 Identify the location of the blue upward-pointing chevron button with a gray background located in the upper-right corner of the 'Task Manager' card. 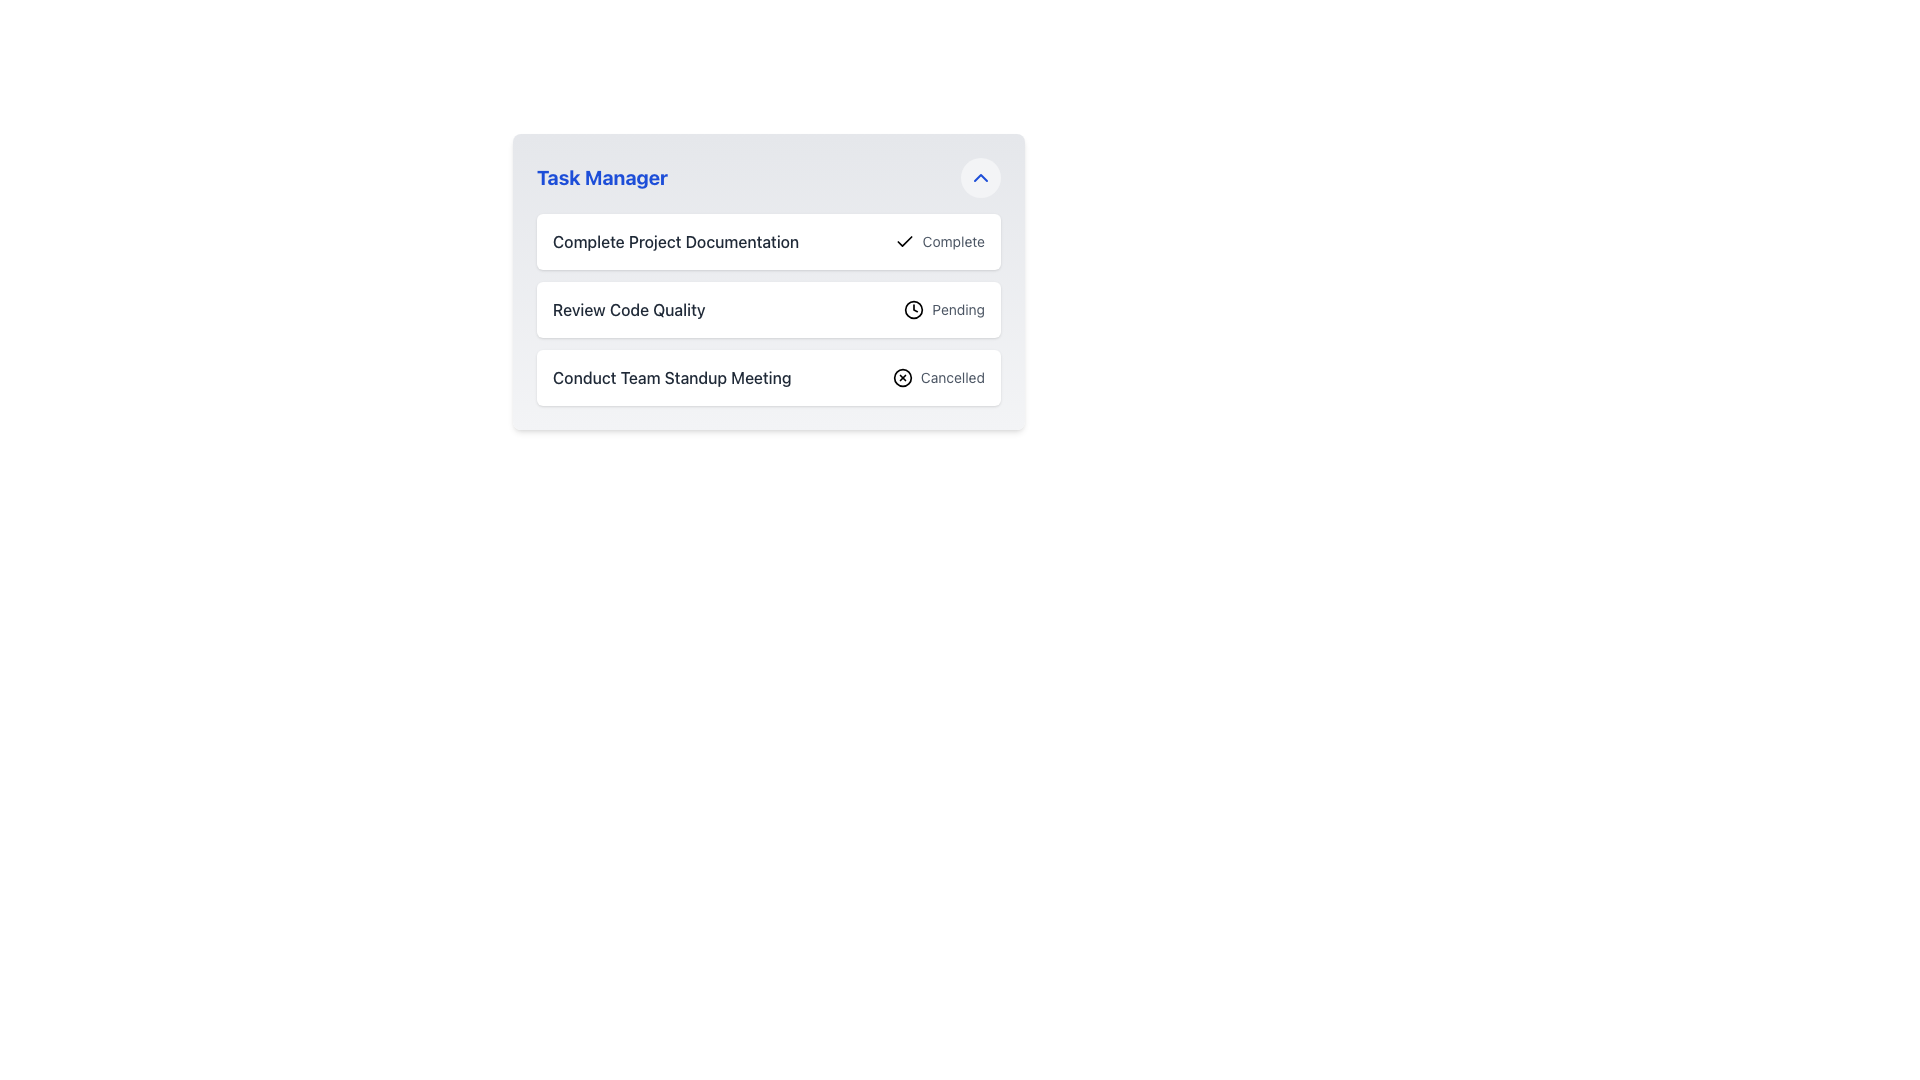
(980, 176).